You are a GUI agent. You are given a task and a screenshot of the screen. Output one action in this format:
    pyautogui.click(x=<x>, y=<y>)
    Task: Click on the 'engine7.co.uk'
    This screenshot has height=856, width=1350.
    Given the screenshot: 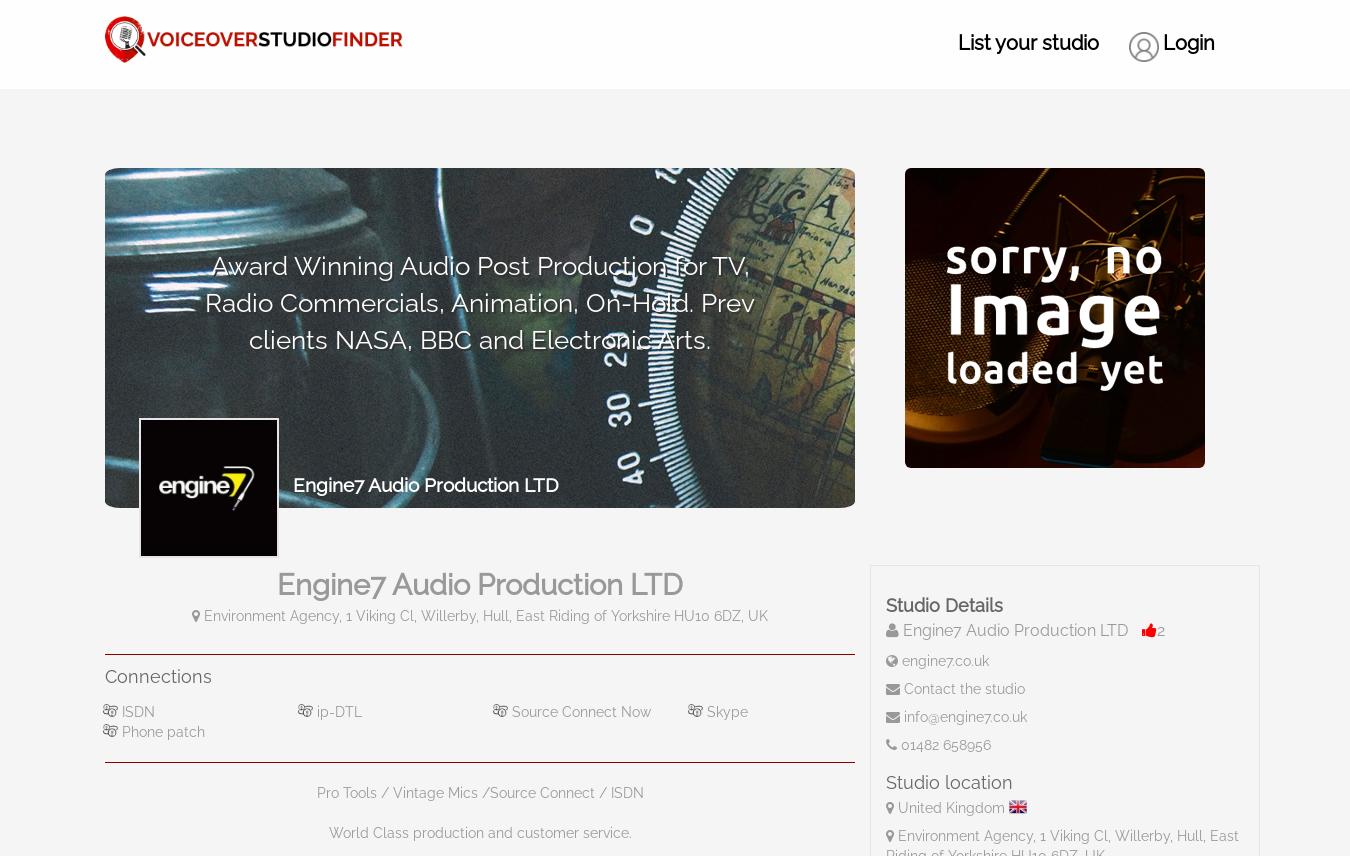 What is the action you would take?
    pyautogui.click(x=900, y=661)
    